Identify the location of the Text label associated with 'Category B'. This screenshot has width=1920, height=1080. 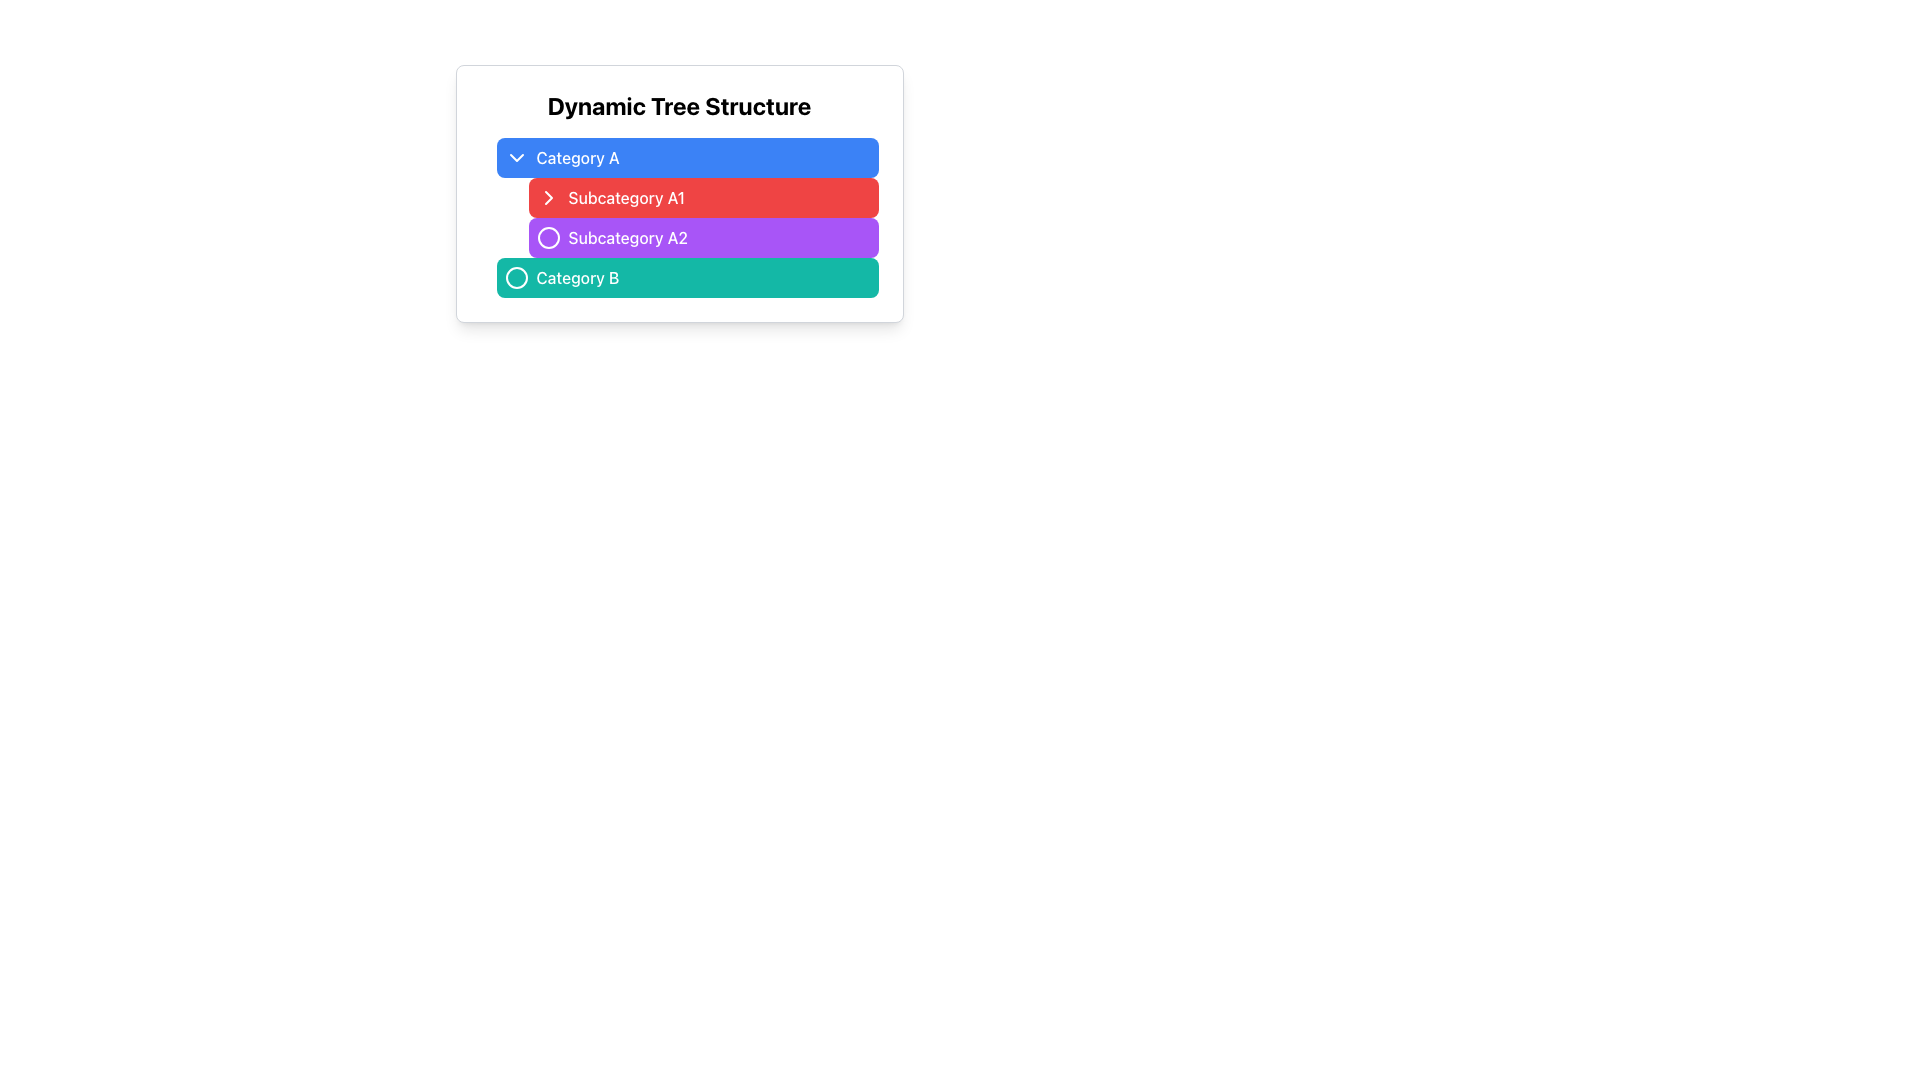
(576, 277).